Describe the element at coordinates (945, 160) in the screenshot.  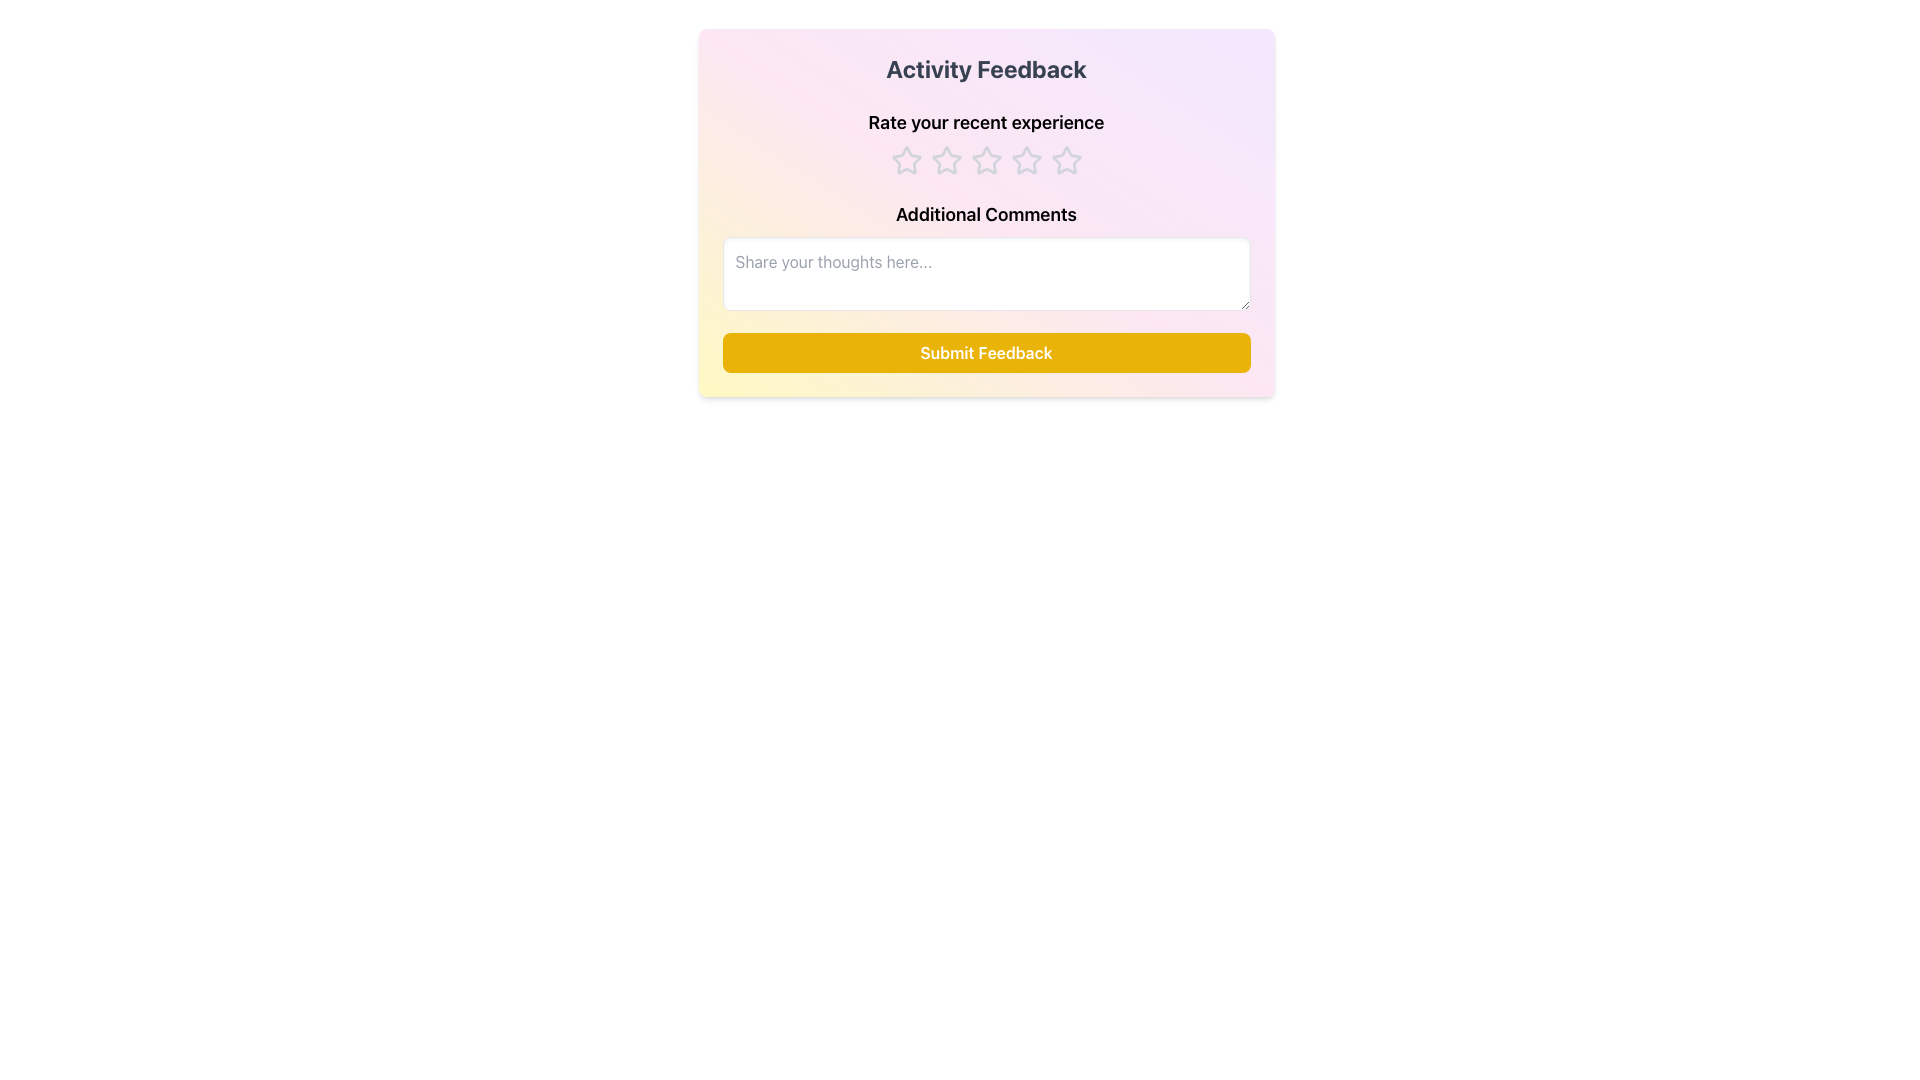
I see `the third star` at that location.